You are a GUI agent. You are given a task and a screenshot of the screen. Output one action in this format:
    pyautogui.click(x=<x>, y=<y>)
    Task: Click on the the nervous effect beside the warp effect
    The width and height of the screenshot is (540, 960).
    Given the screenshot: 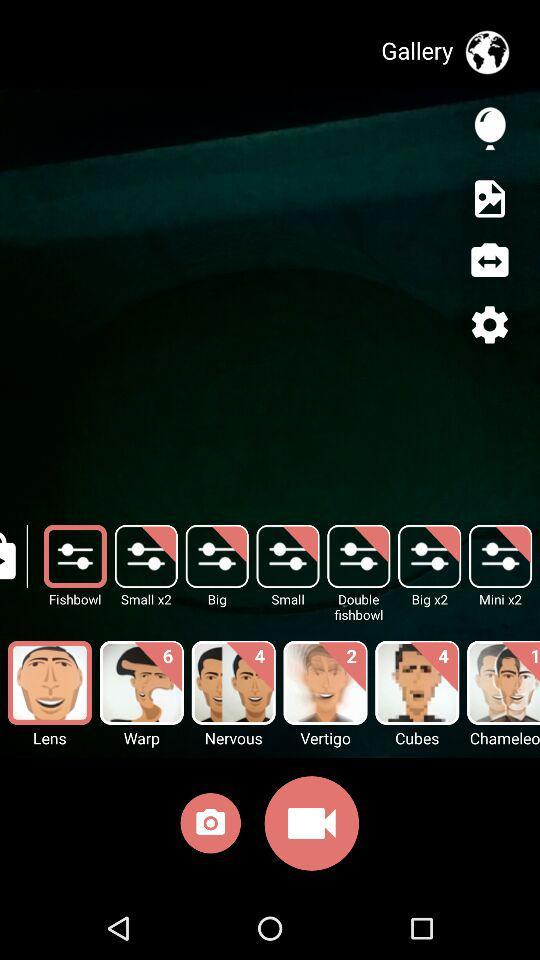 What is the action you would take?
    pyautogui.click(x=232, y=683)
    